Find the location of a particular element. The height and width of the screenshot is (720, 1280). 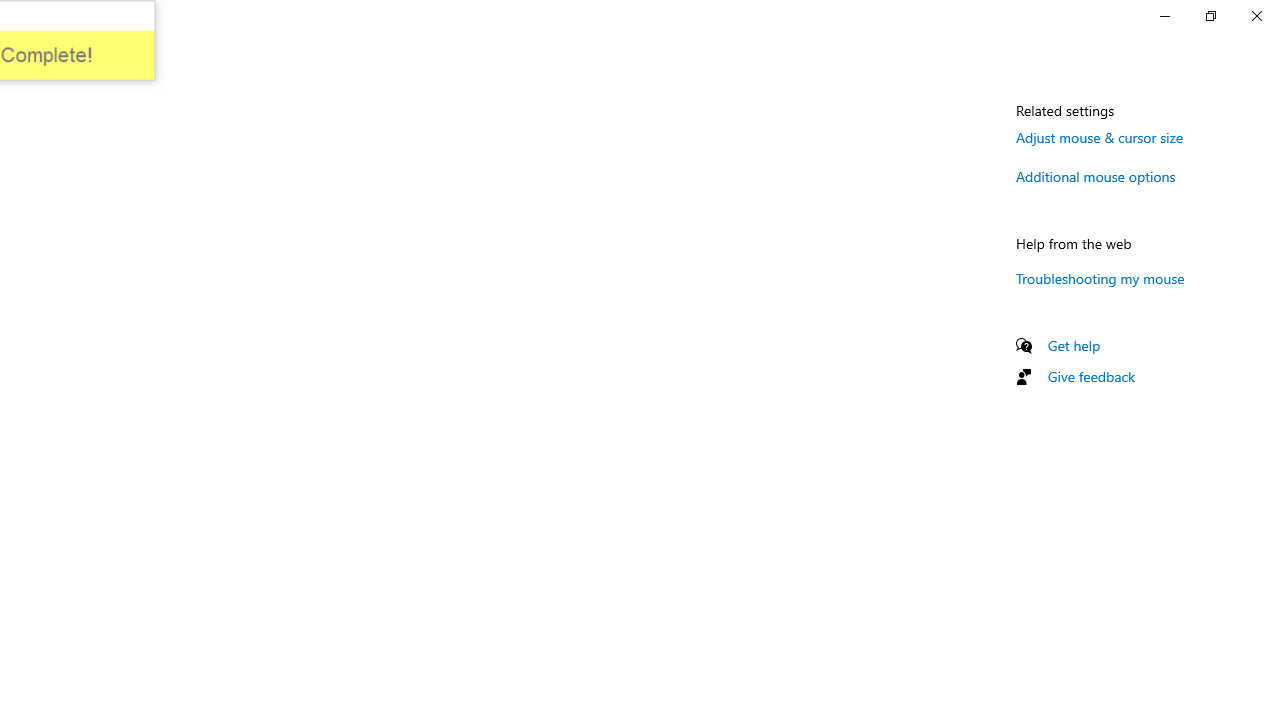

'Restore Settings' is located at coordinates (1209, 15).